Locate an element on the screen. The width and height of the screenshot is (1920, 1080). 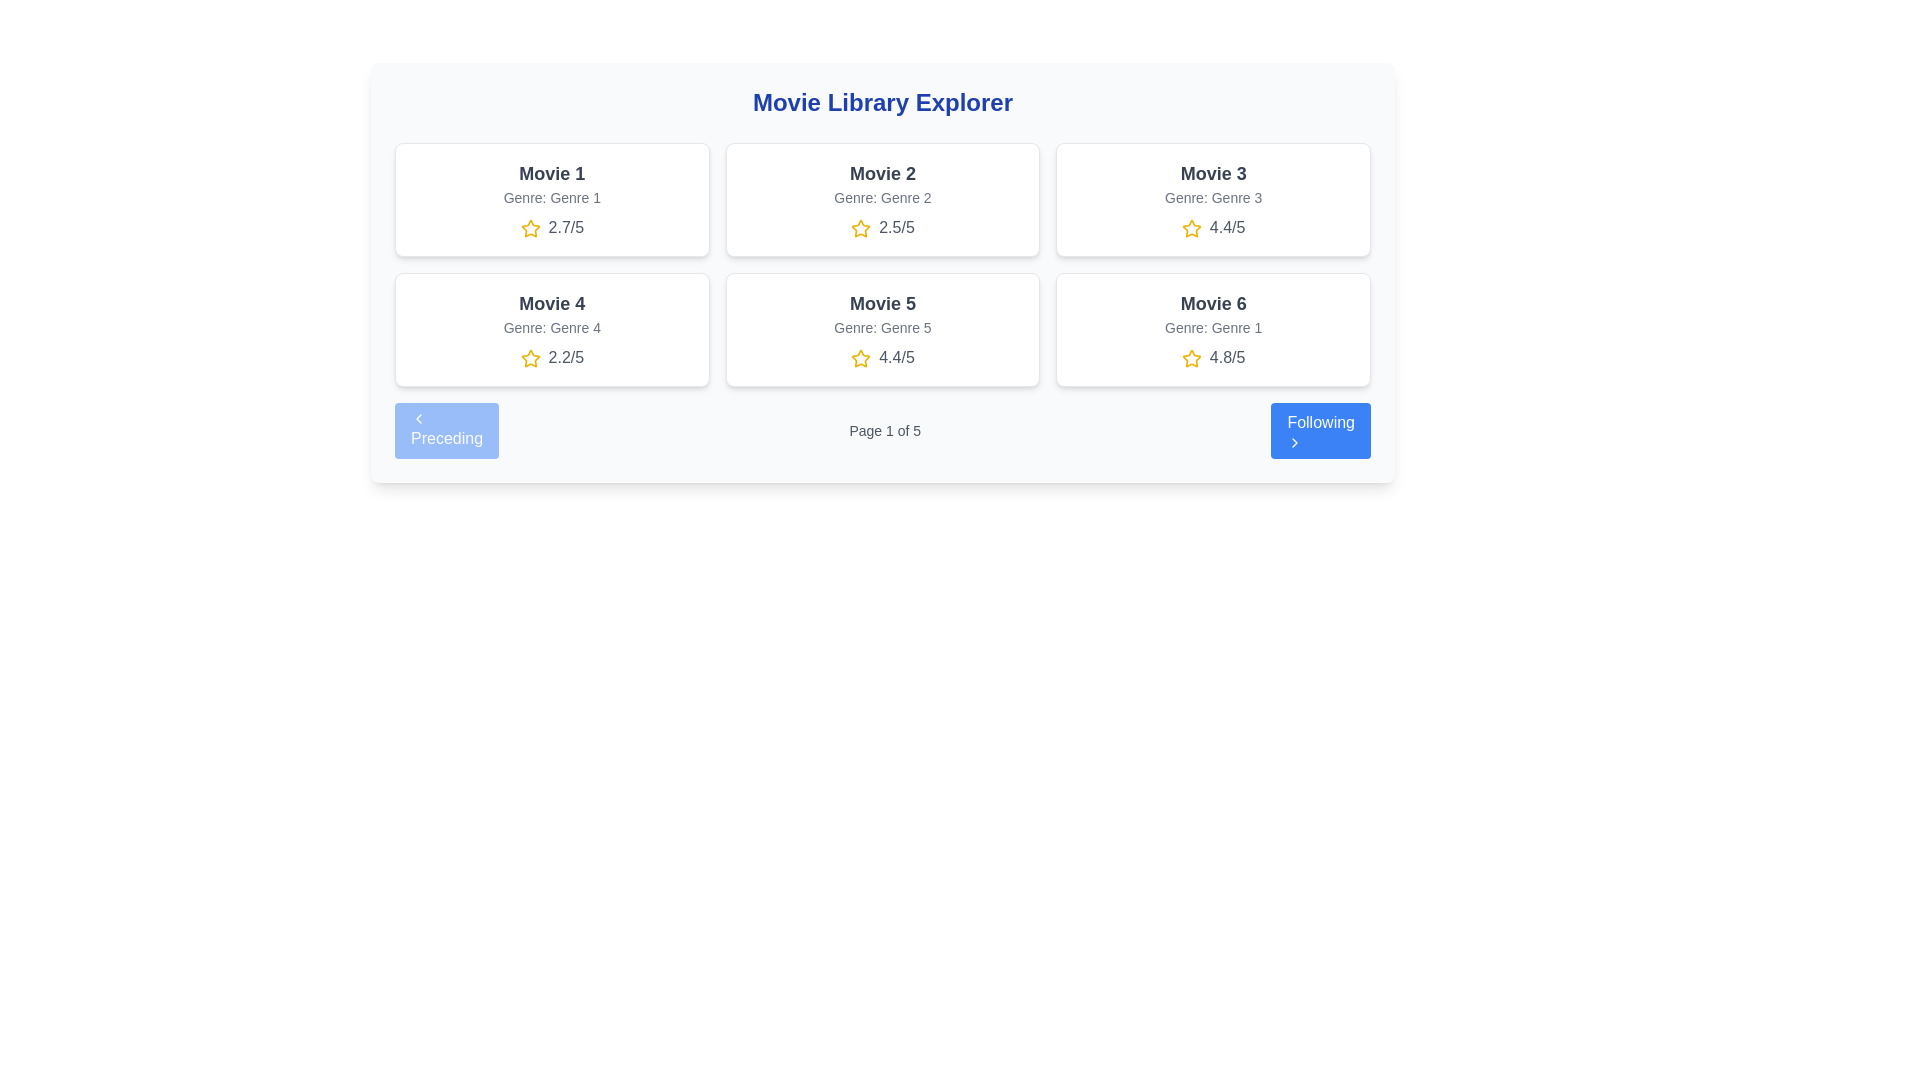
the rating text displaying '4.8/5' located within the bottom-right card labeled 'Movie 6', which is slightly right of center and accompanied by a yellow star icon is located at coordinates (1212, 357).